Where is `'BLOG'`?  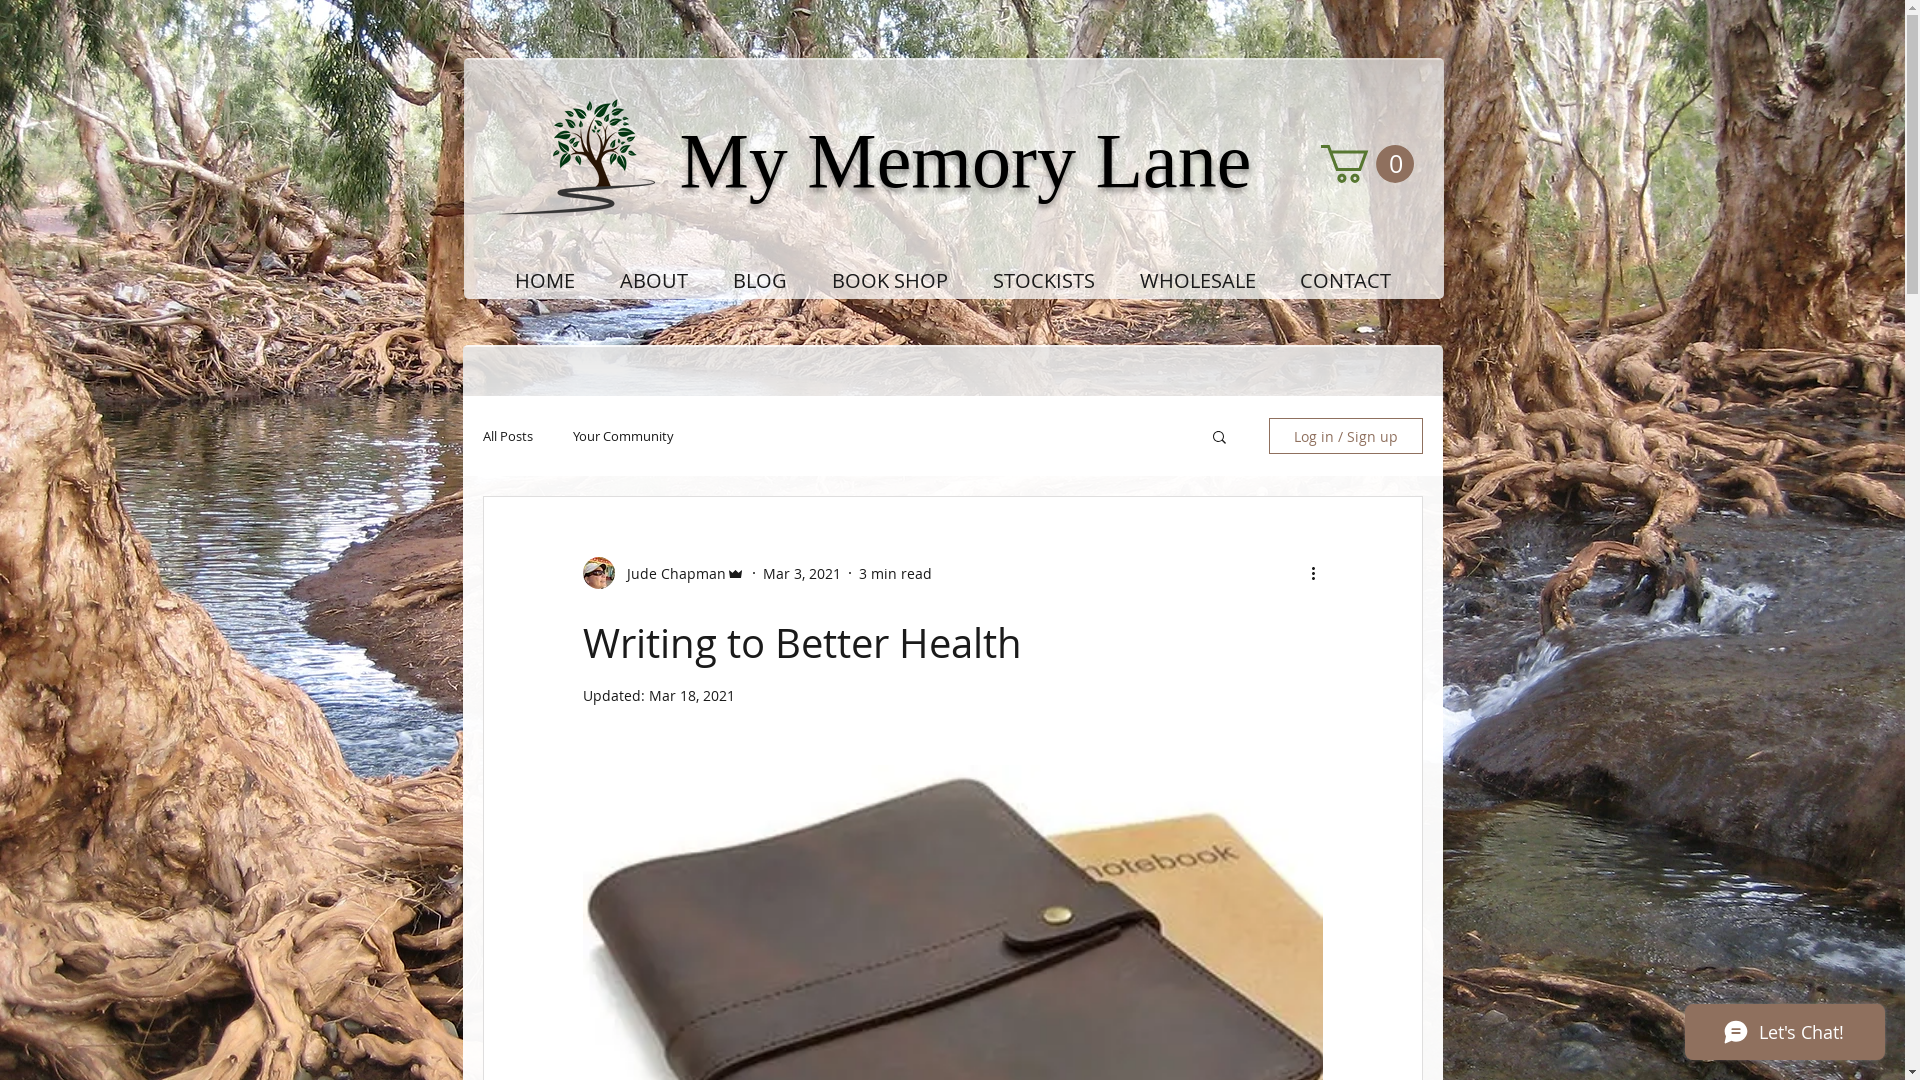
'BLOG' is located at coordinates (758, 281).